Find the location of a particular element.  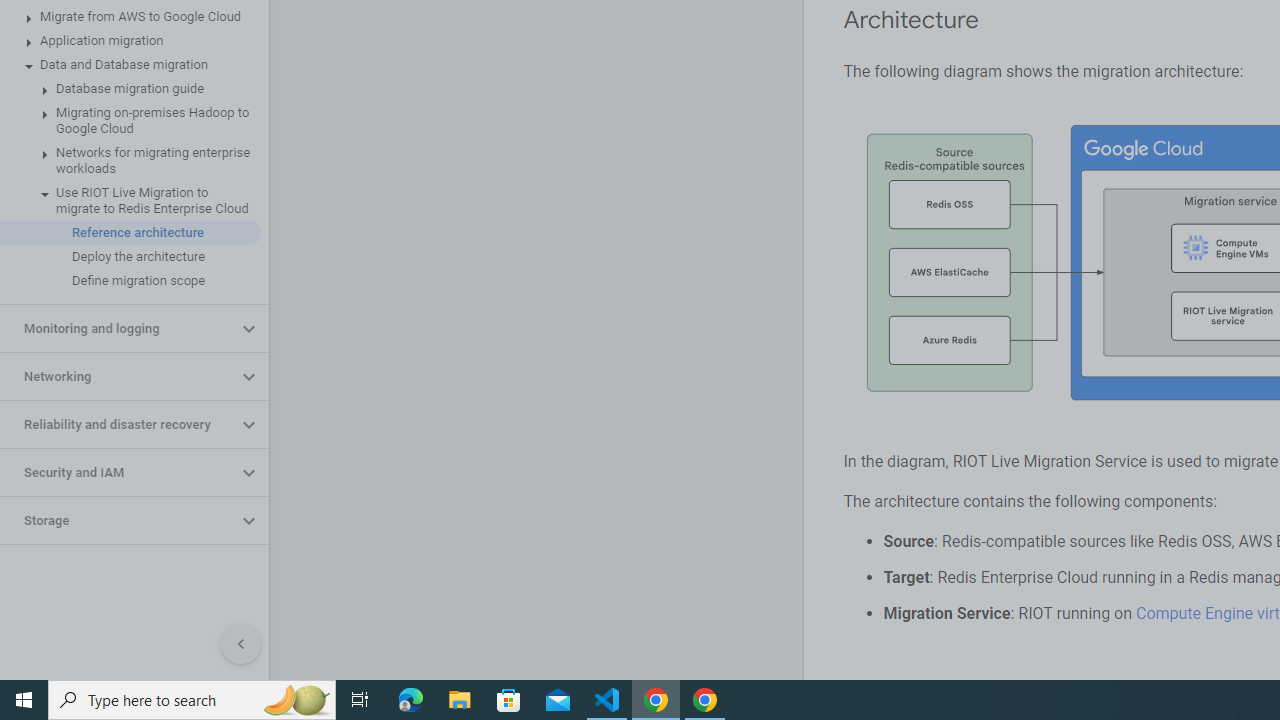

'Migrate from AWS to Google Cloud' is located at coordinates (129, 16).